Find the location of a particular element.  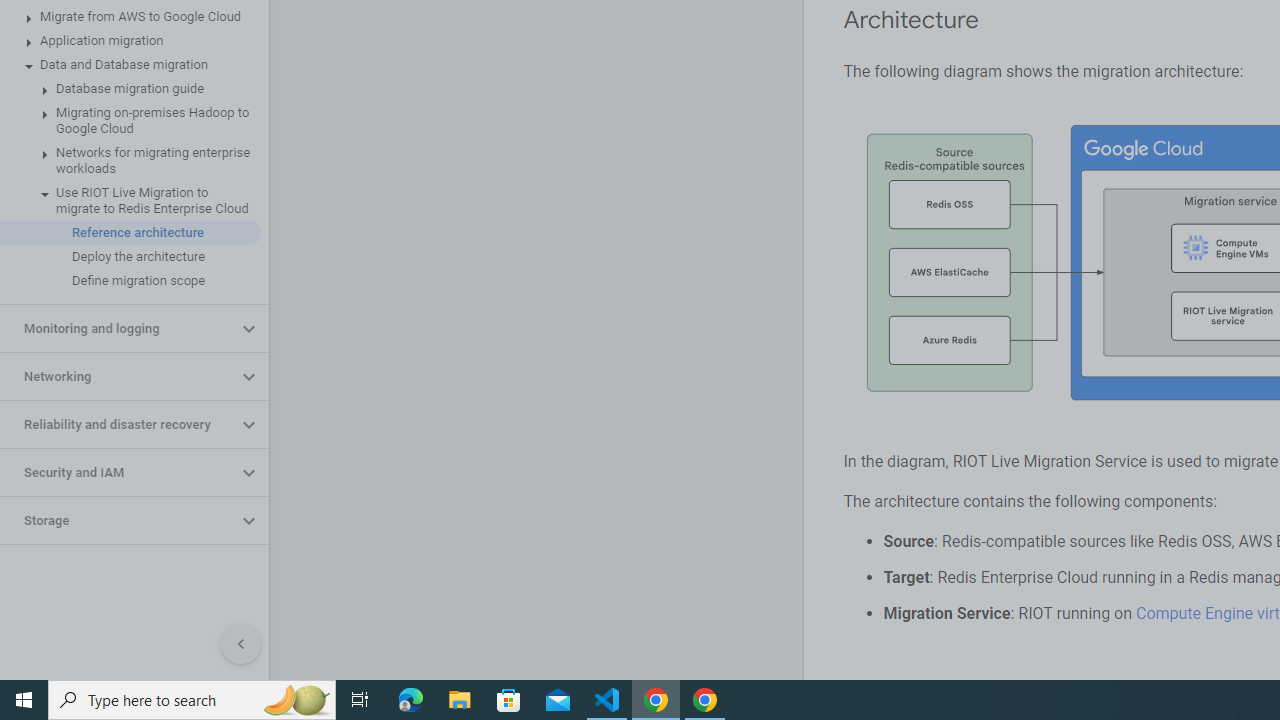

'Migrate from AWS to Google Cloud' is located at coordinates (129, 16).